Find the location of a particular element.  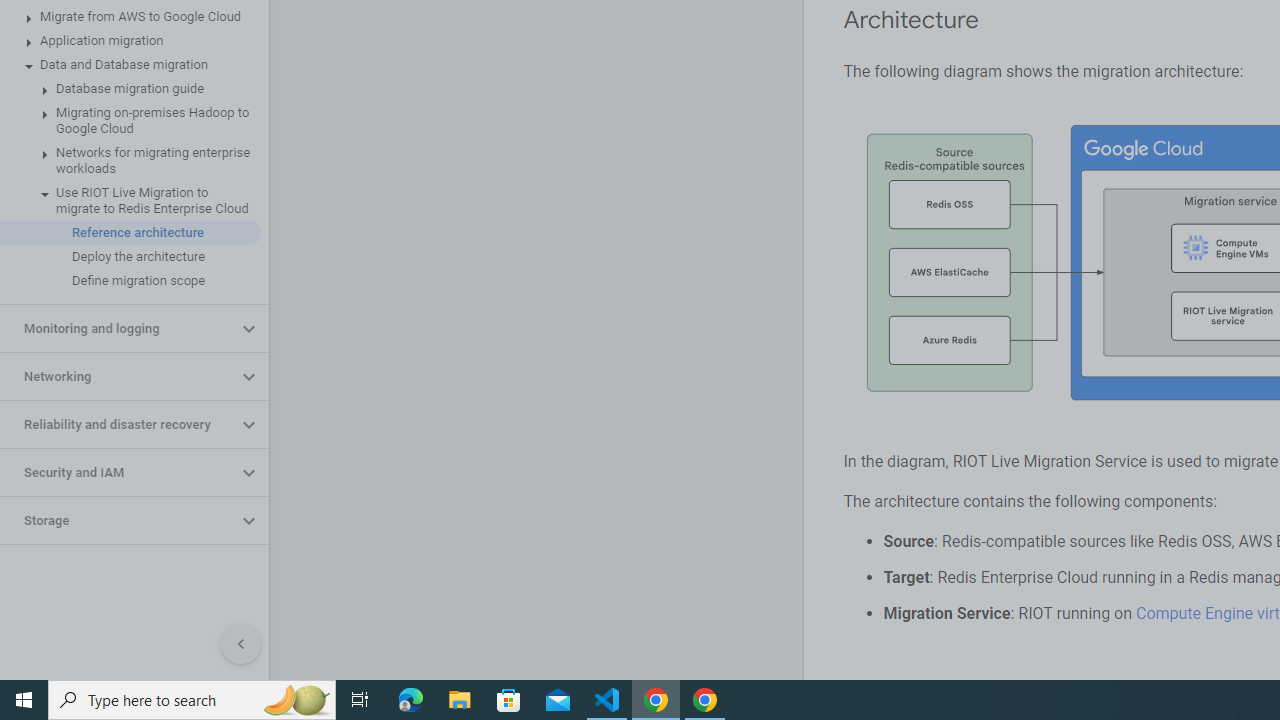

'Migrate from AWS to Google Cloud' is located at coordinates (129, 16).